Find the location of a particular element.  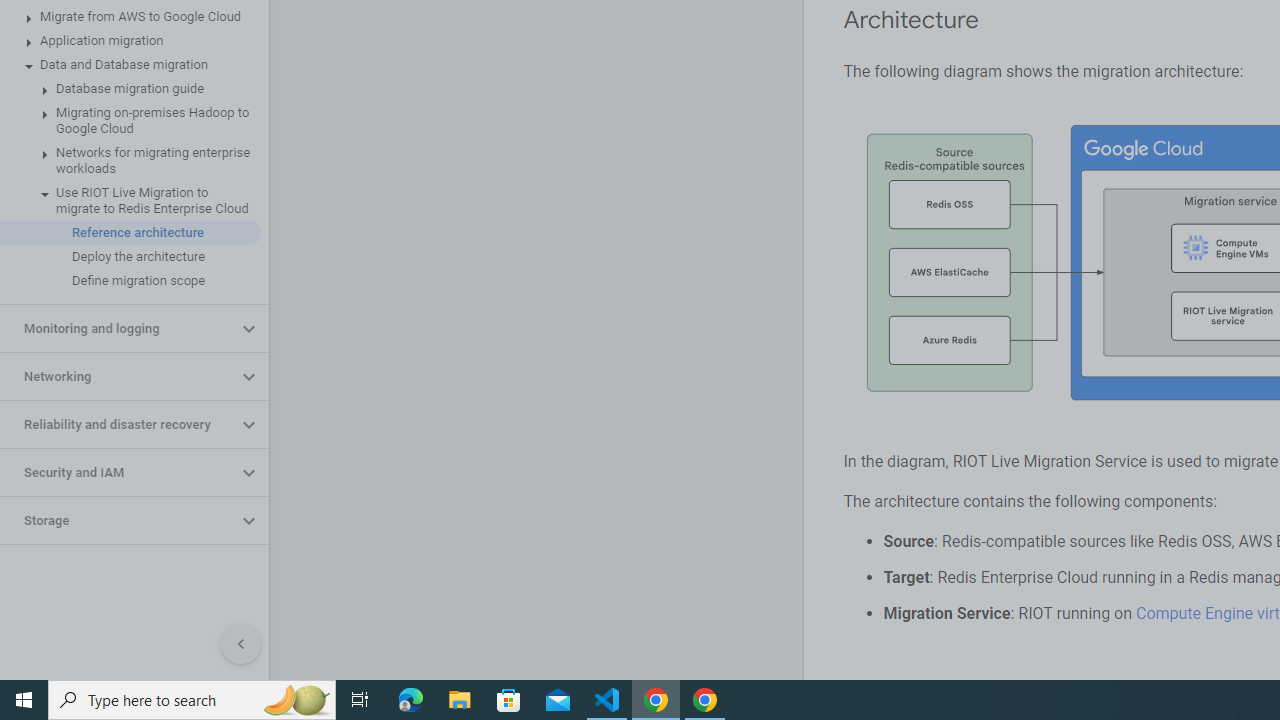

'Migrate from AWS to Google Cloud' is located at coordinates (129, 16).